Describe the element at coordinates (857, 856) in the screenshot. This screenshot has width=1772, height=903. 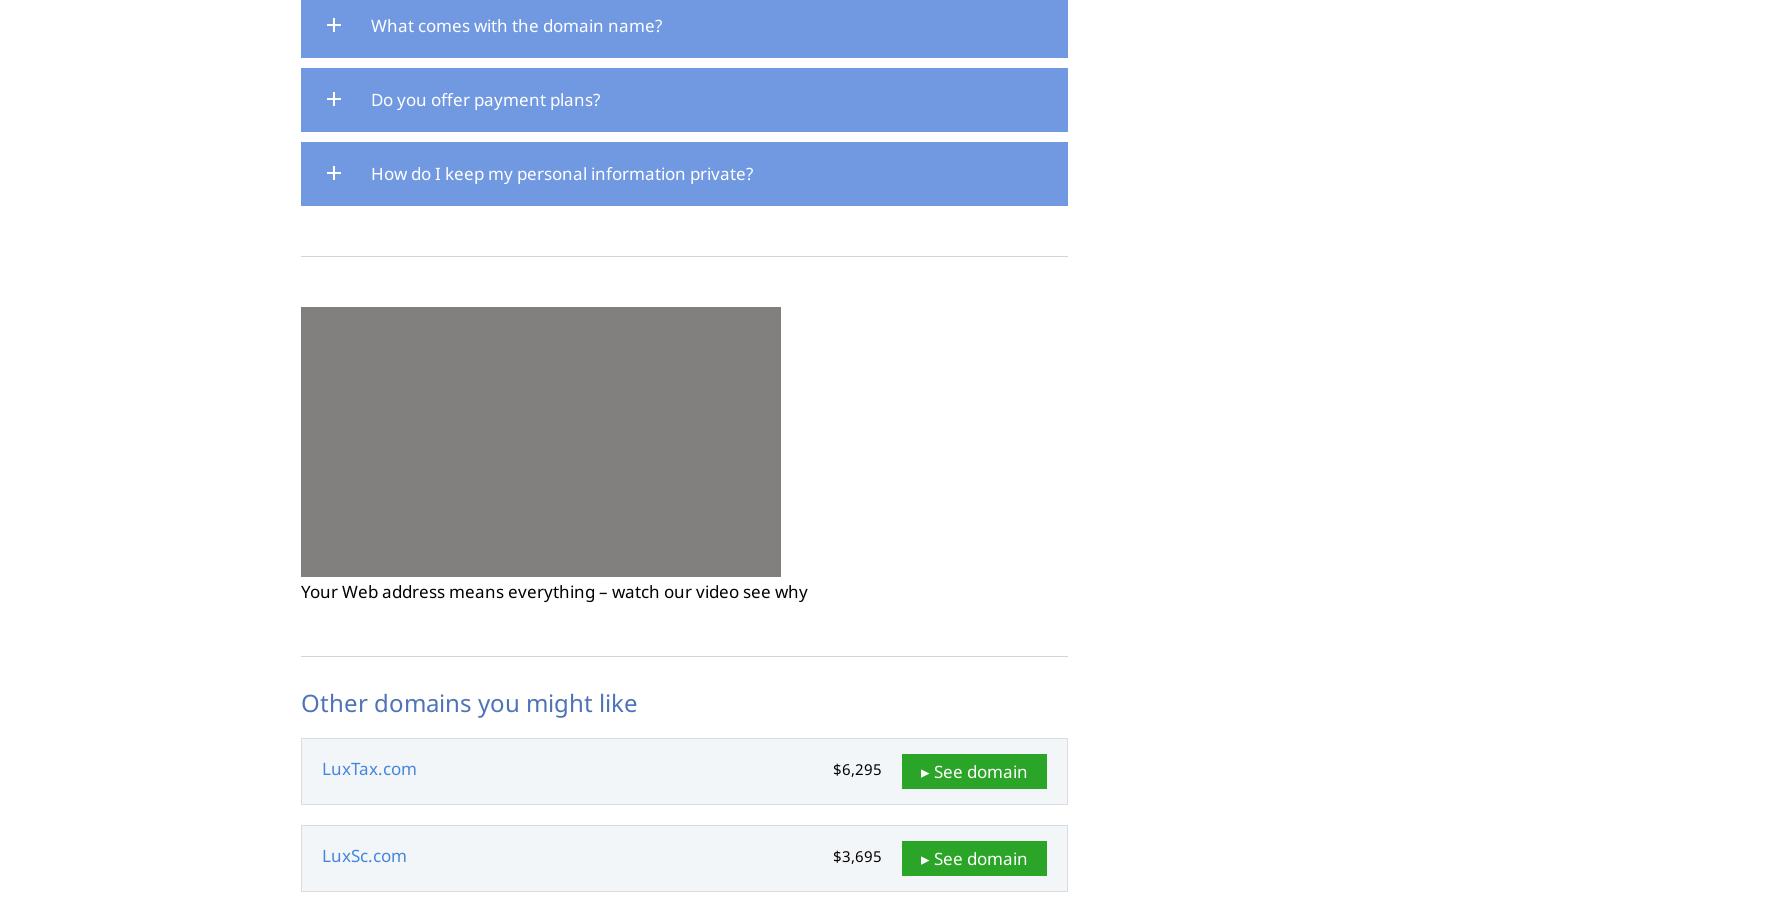
I see `'$3,695'` at that location.